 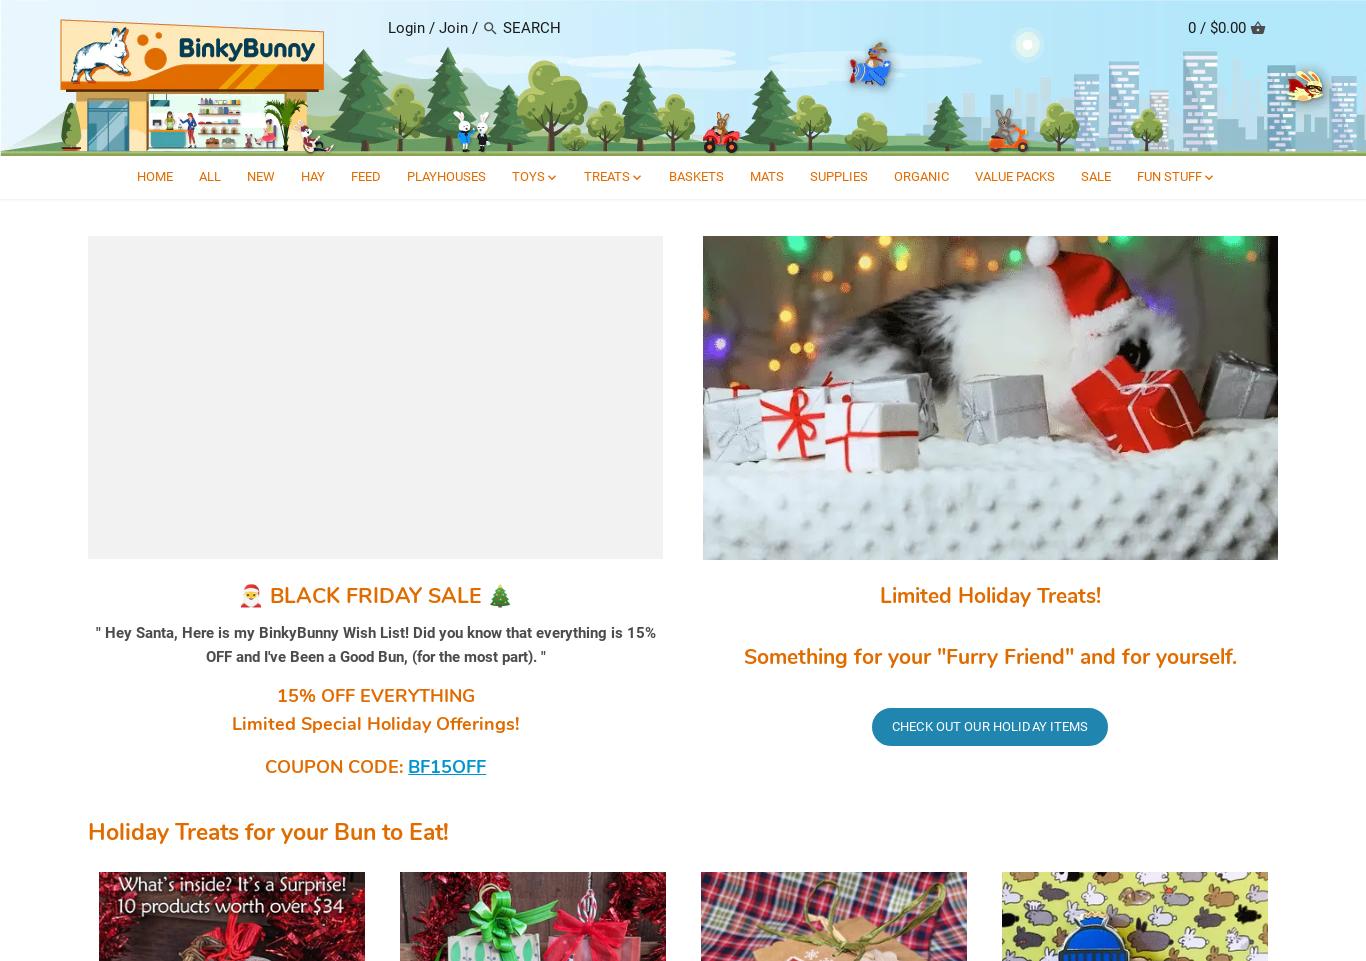 What do you see at coordinates (989, 596) in the screenshot?
I see `'Limited Holiday Treats!'` at bounding box center [989, 596].